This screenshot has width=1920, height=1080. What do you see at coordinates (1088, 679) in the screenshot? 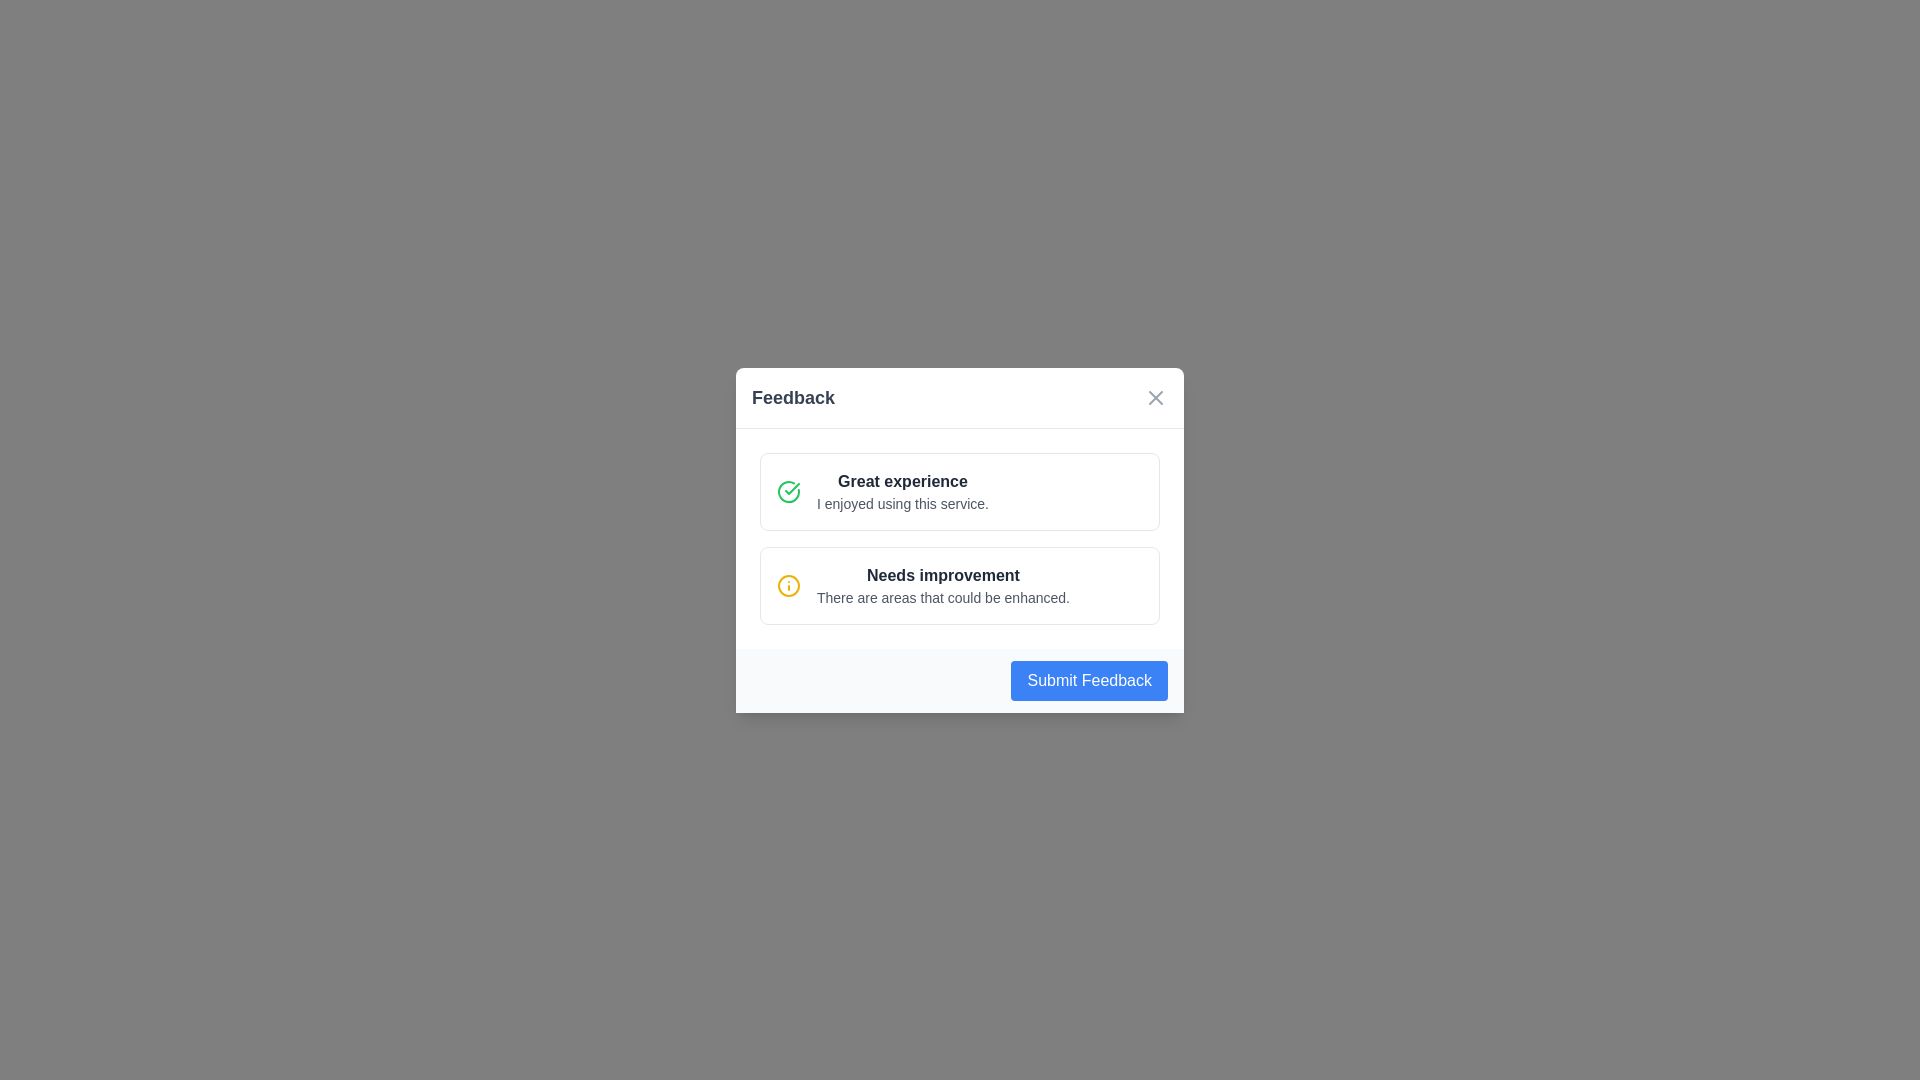
I see `the 'Submit Feedback' button to submit the selected feedback` at bounding box center [1088, 679].